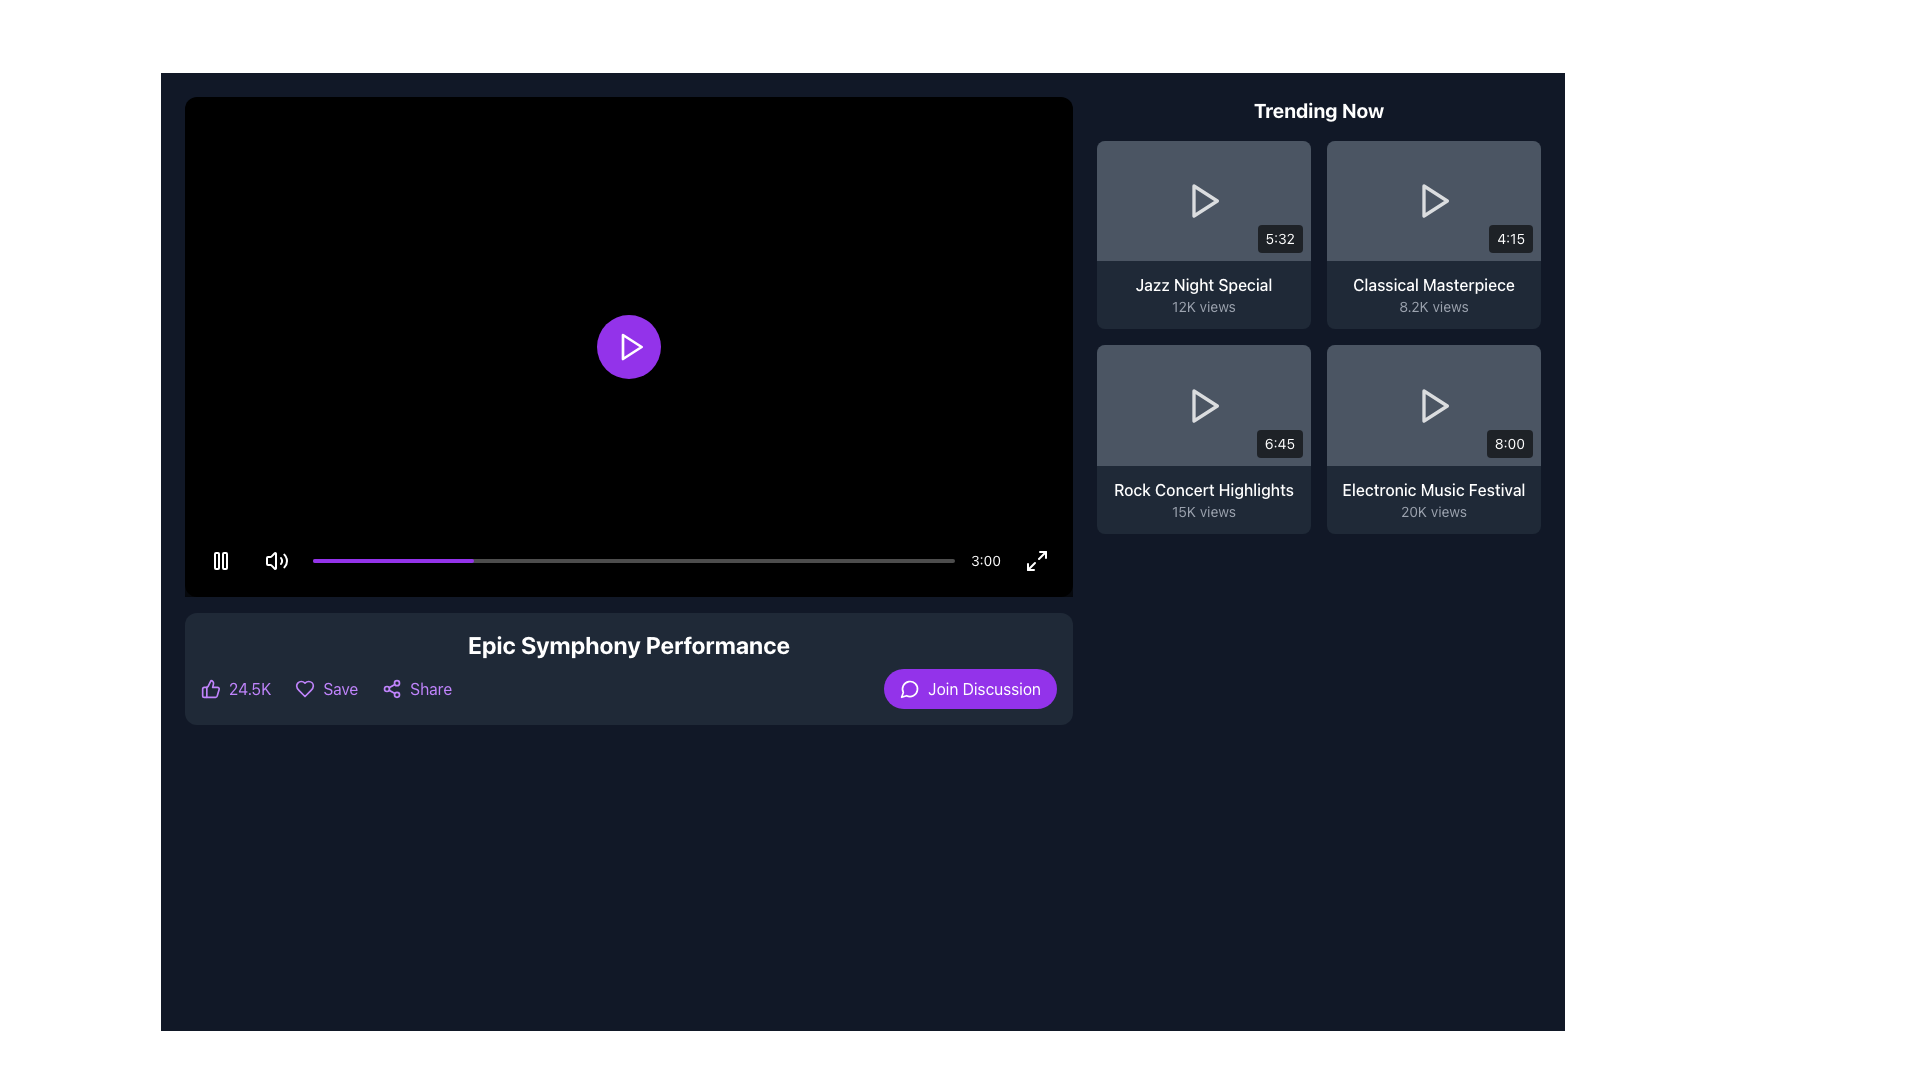 This screenshot has height=1080, width=1920. I want to click on the round pause button with a black background and two vertical white bars inside, located on the bottom-left corner of the video player interface, so click(220, 559).